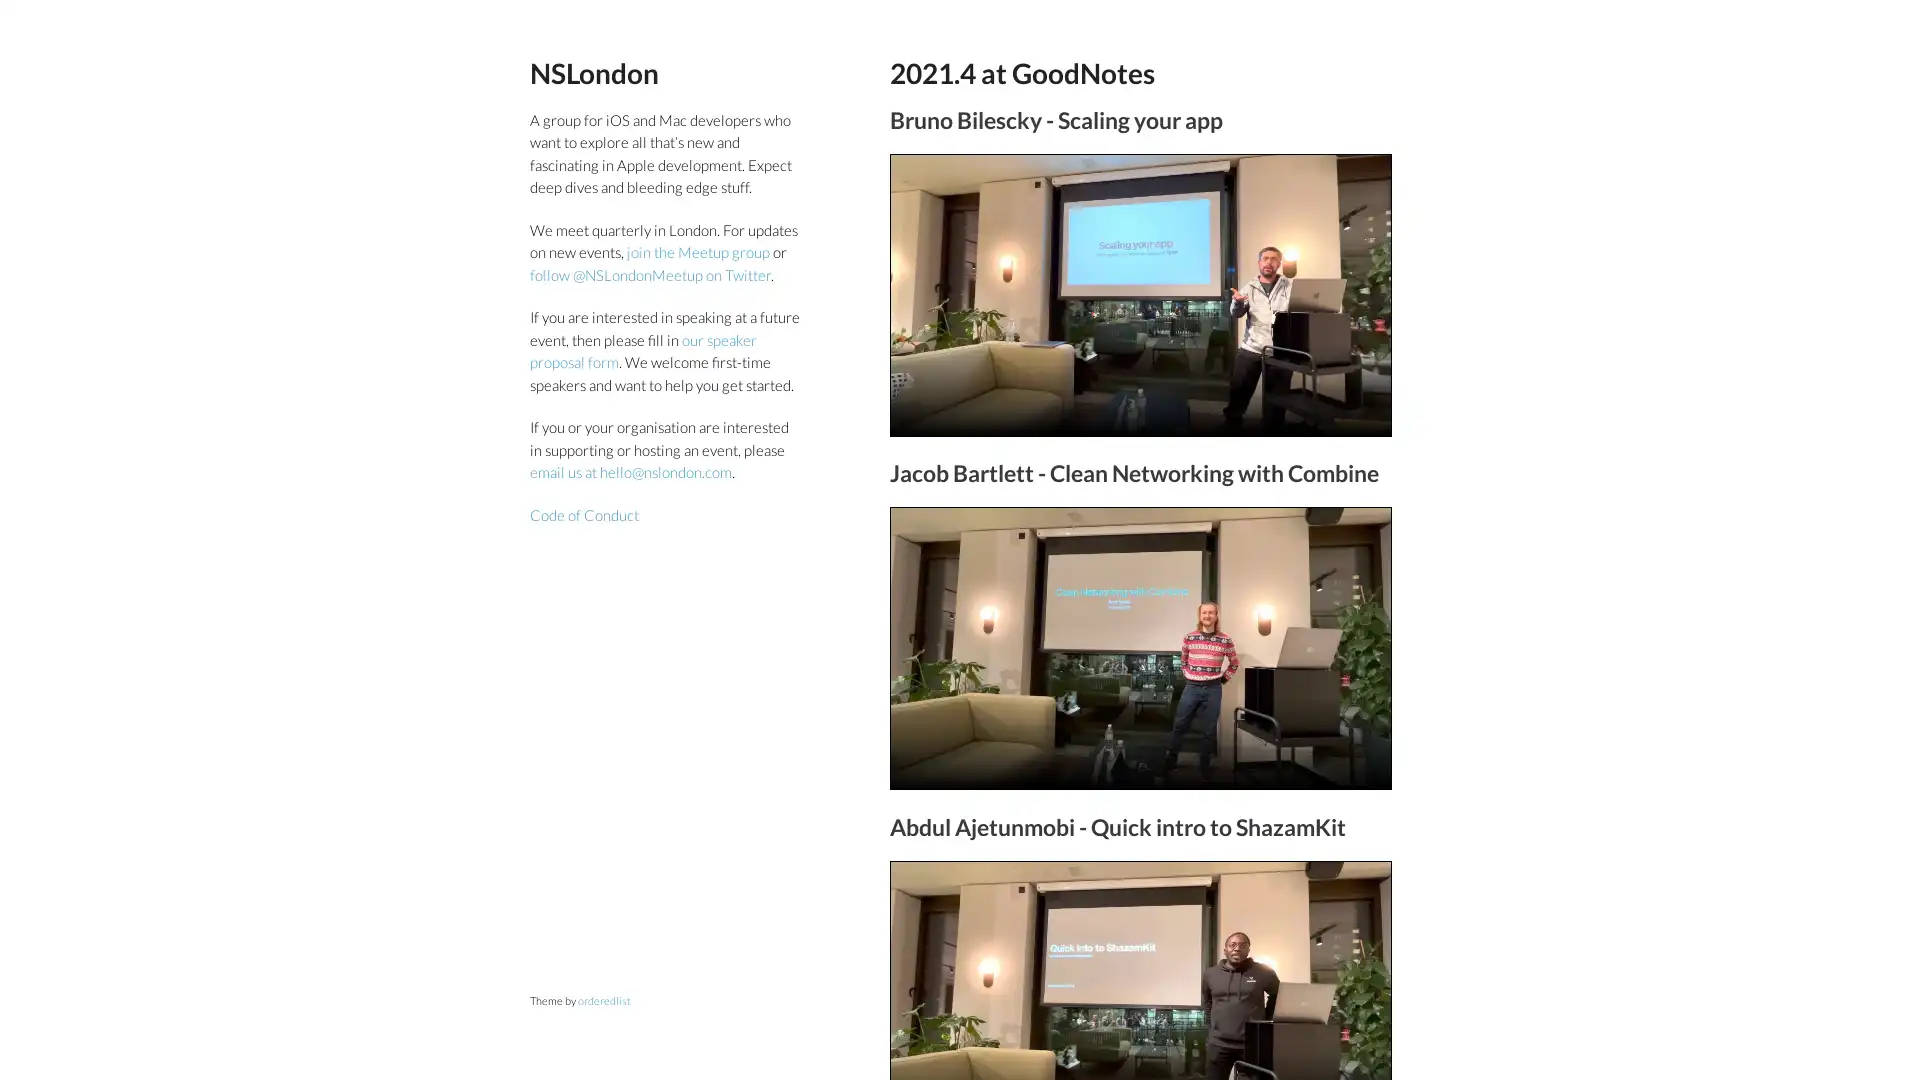 This screenshot has height=1080, width=1920. Describe the element at coordinates (1319, 386) in the screenshot. I see `enter full screen` at that location.